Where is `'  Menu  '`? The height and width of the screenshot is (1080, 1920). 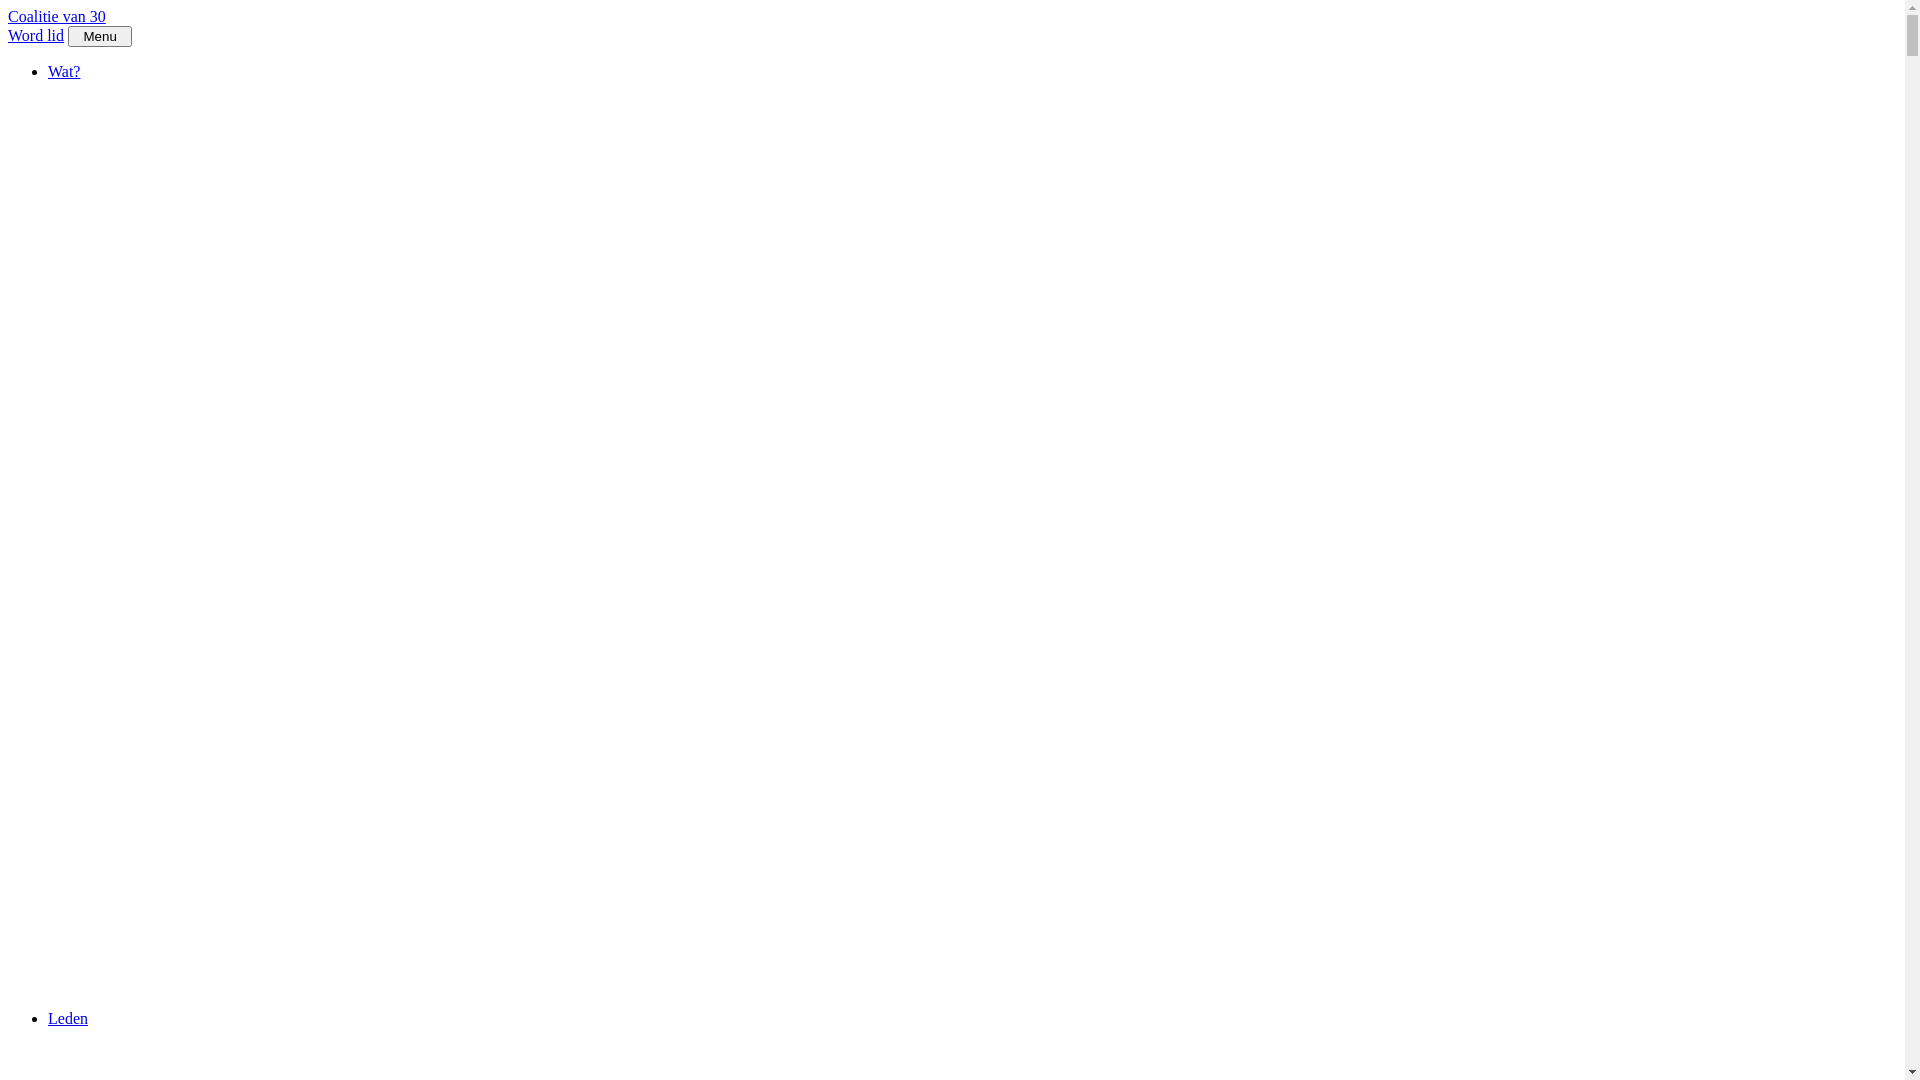
'  Menu  ' is located at coordinates (99, 36).